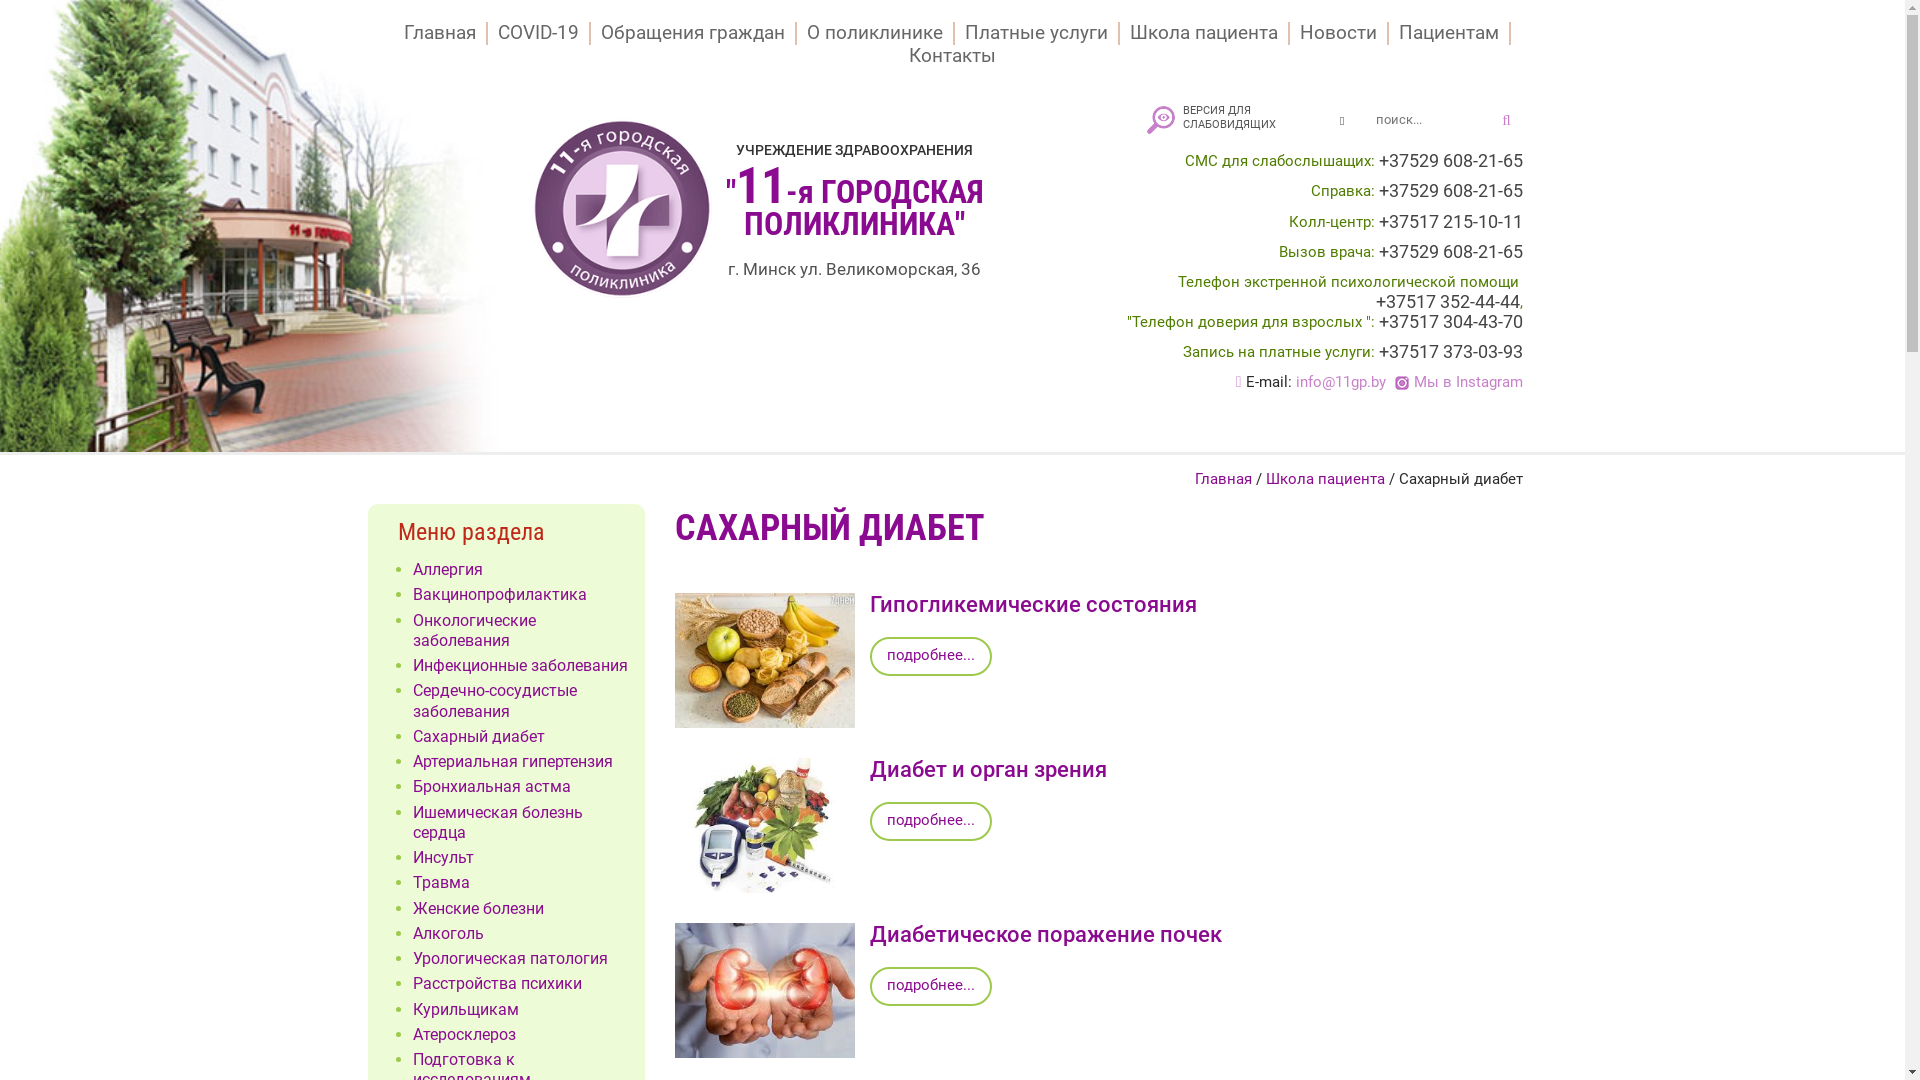 The image size is (1920, 1080). I want to click on '+37529 608-21-65', so click(1449, 191).